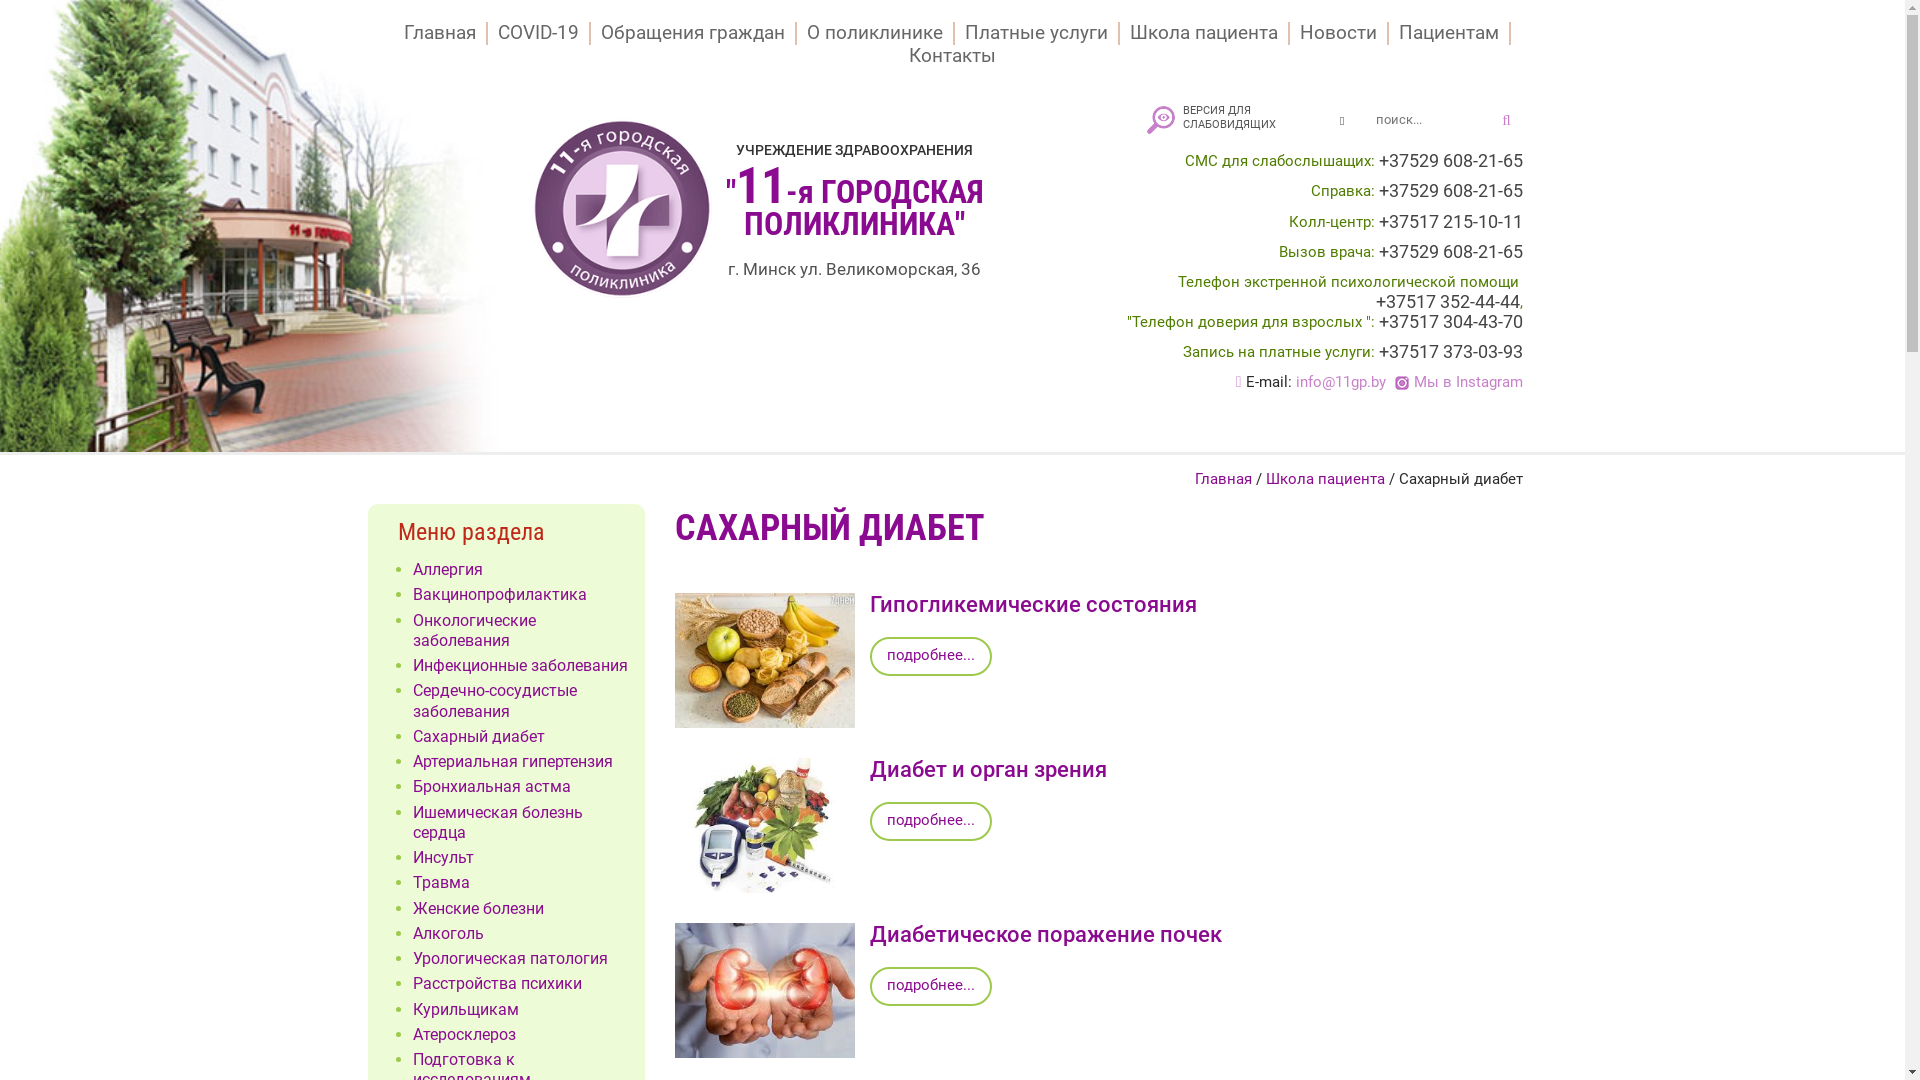 The image size is (1920, 1080). I want to click on '+37529 608-21-65', so click(1449, 191).